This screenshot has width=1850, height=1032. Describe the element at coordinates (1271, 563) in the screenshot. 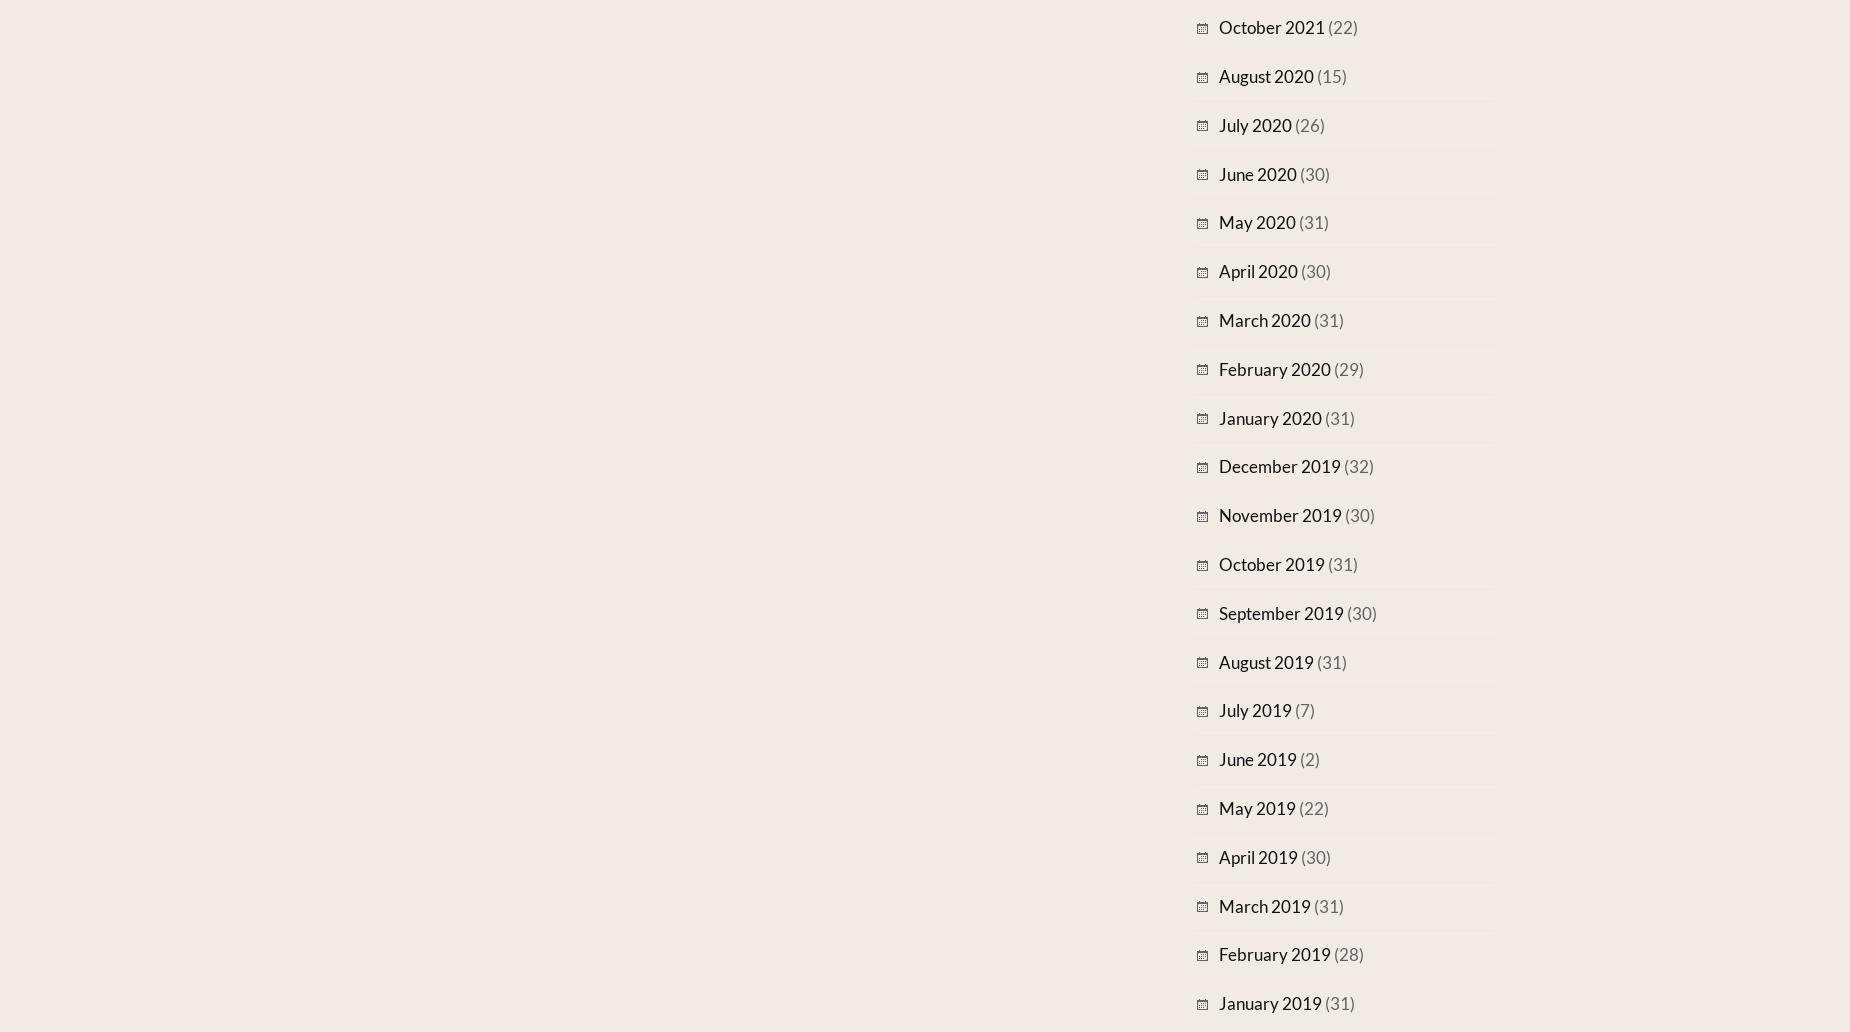

I see `'October 2019'` at that location.